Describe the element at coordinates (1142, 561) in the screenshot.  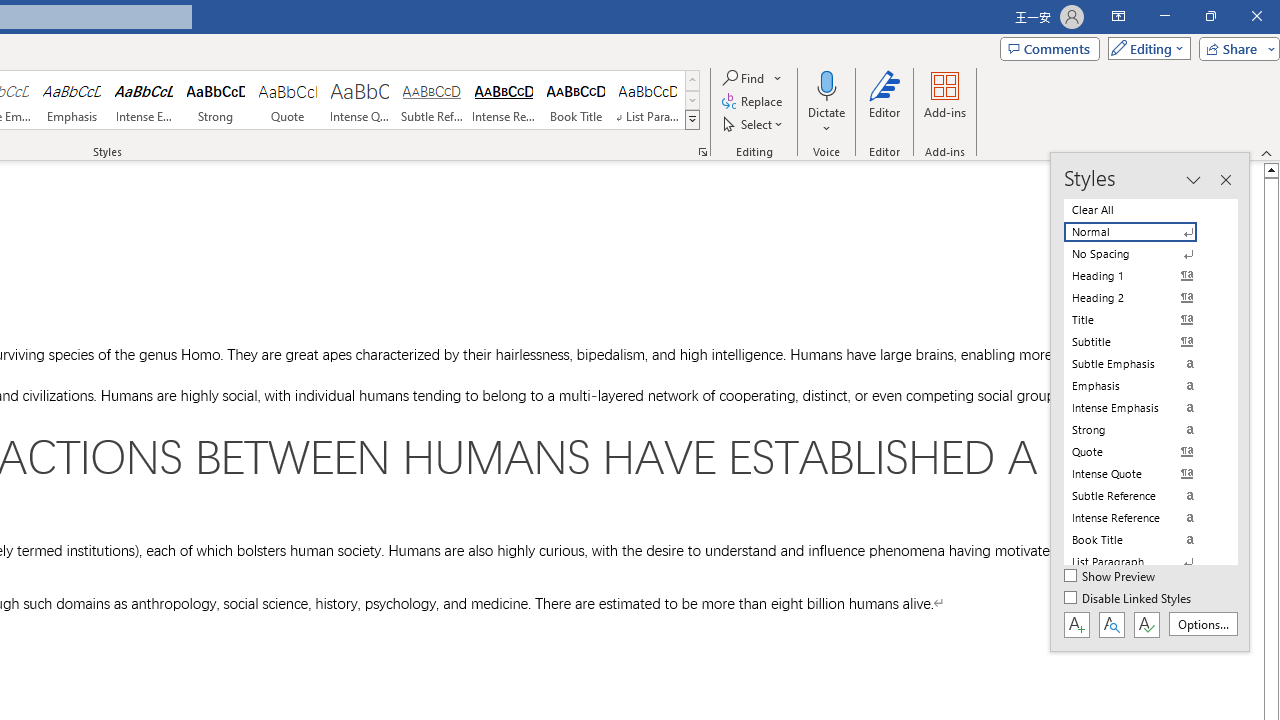
I see `'List Paragraph'` at that location.